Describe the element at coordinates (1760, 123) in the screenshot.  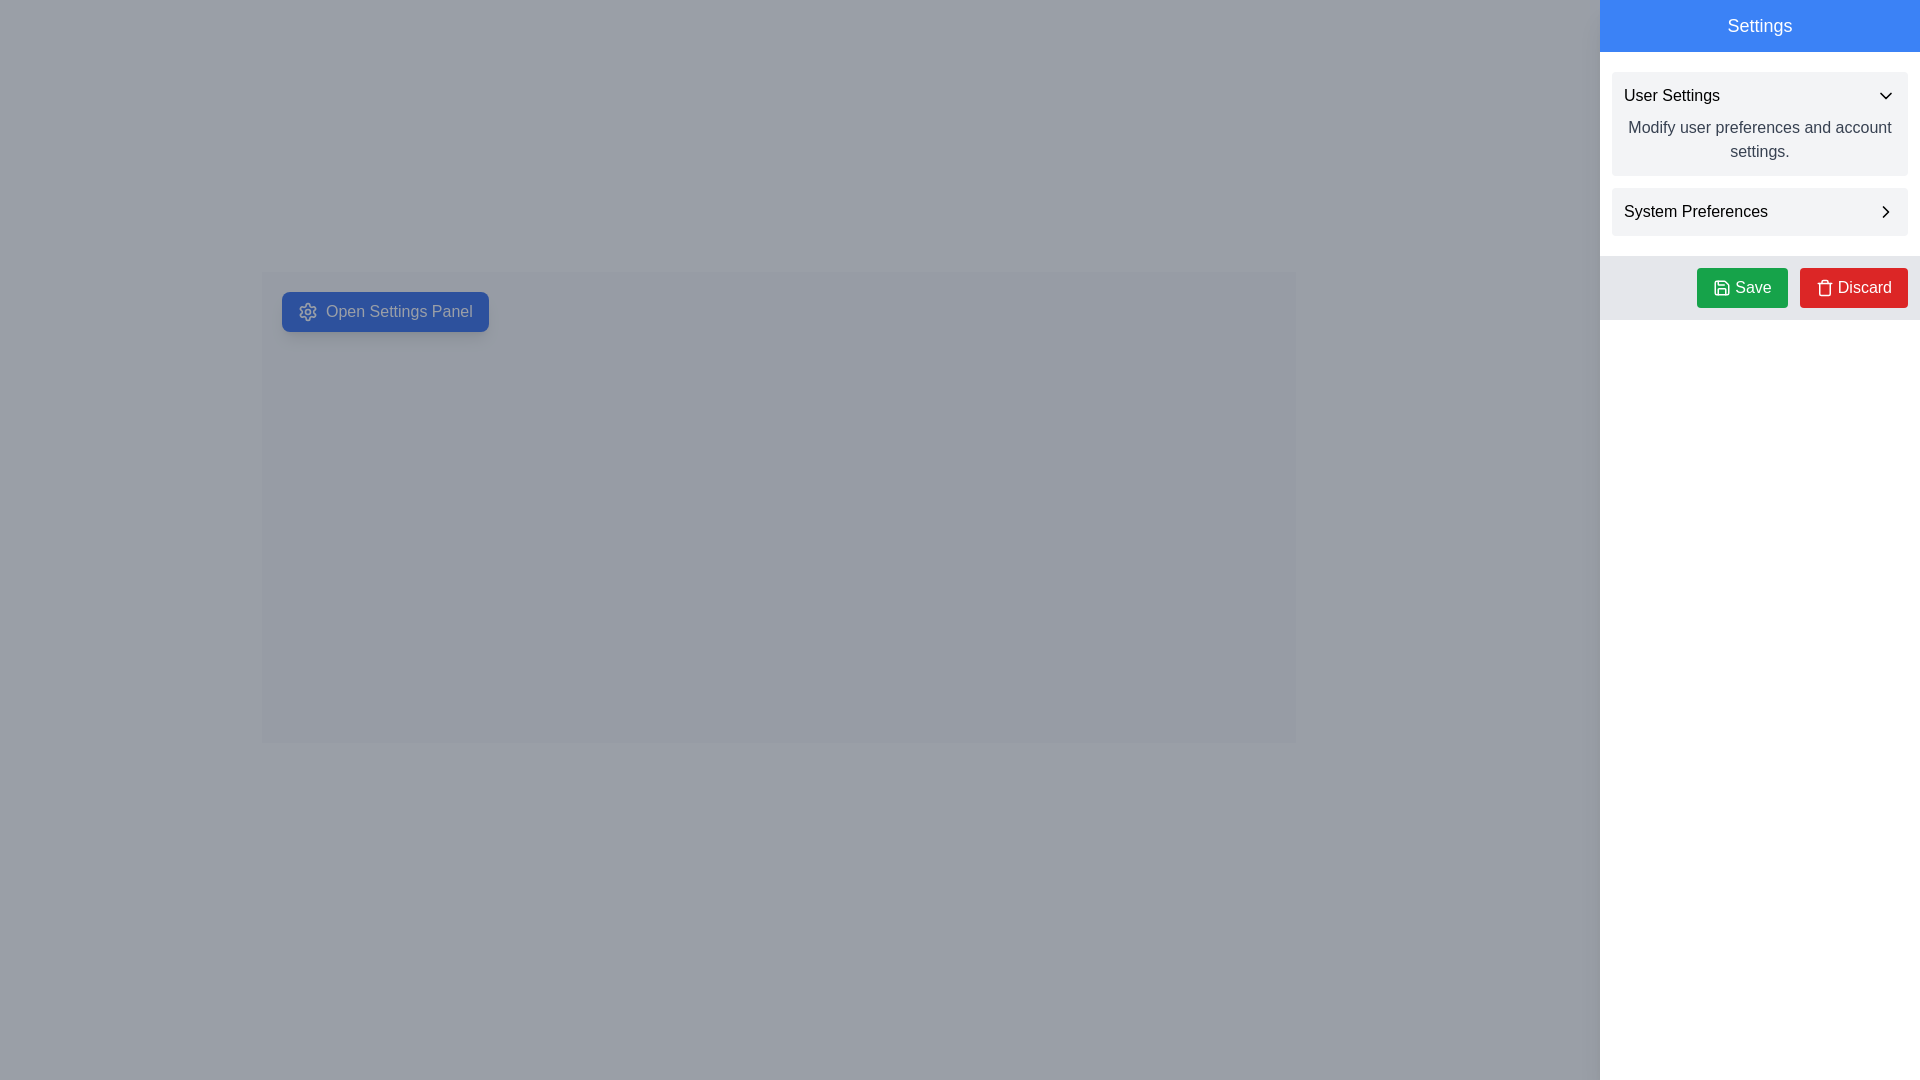
I see `the Menu card or section header located in the 'Settings' panel` at that location.